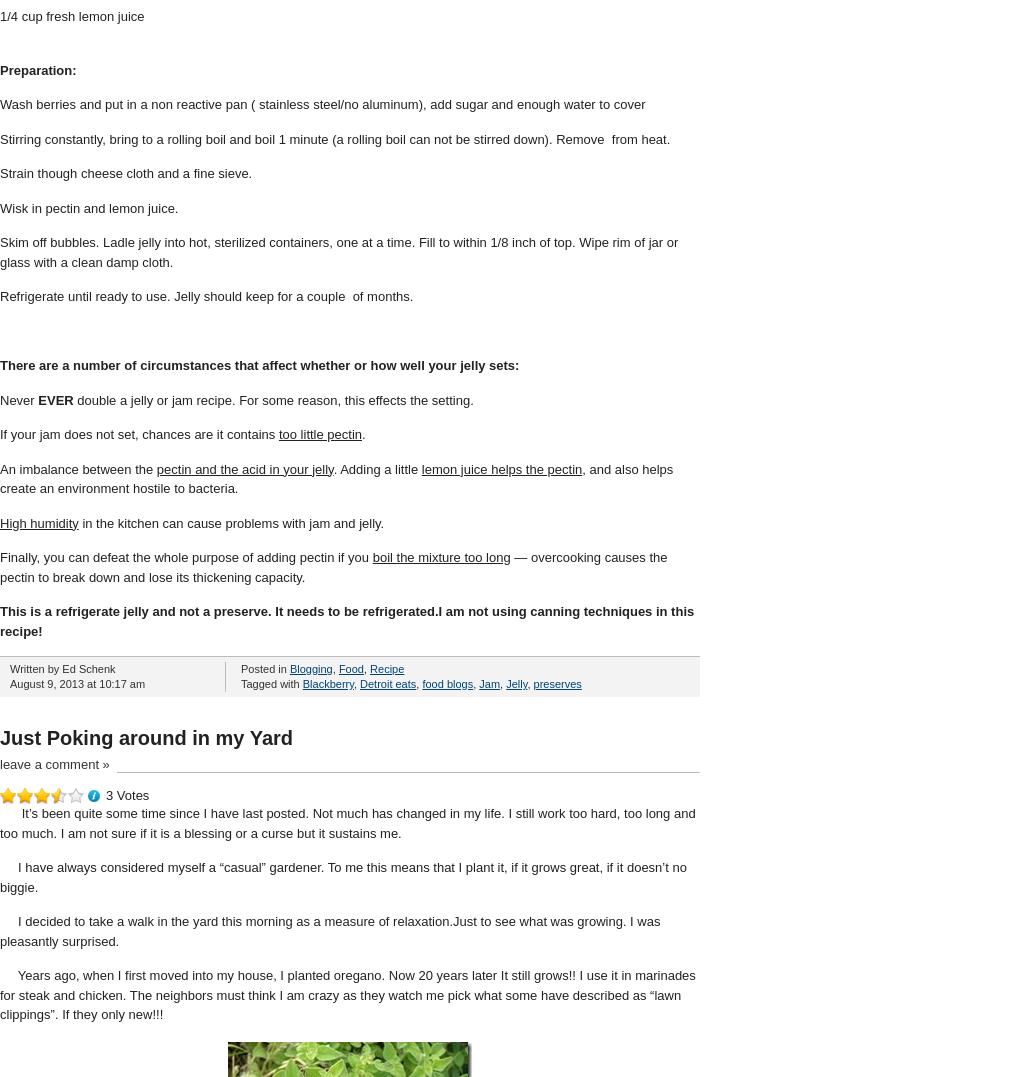 The height and width of the screenshot is (1077, 1028). What do you see at coordinates (387, 683) in the screenshot?
I see `'Detroit eats'` at bounding box center [387, 683].